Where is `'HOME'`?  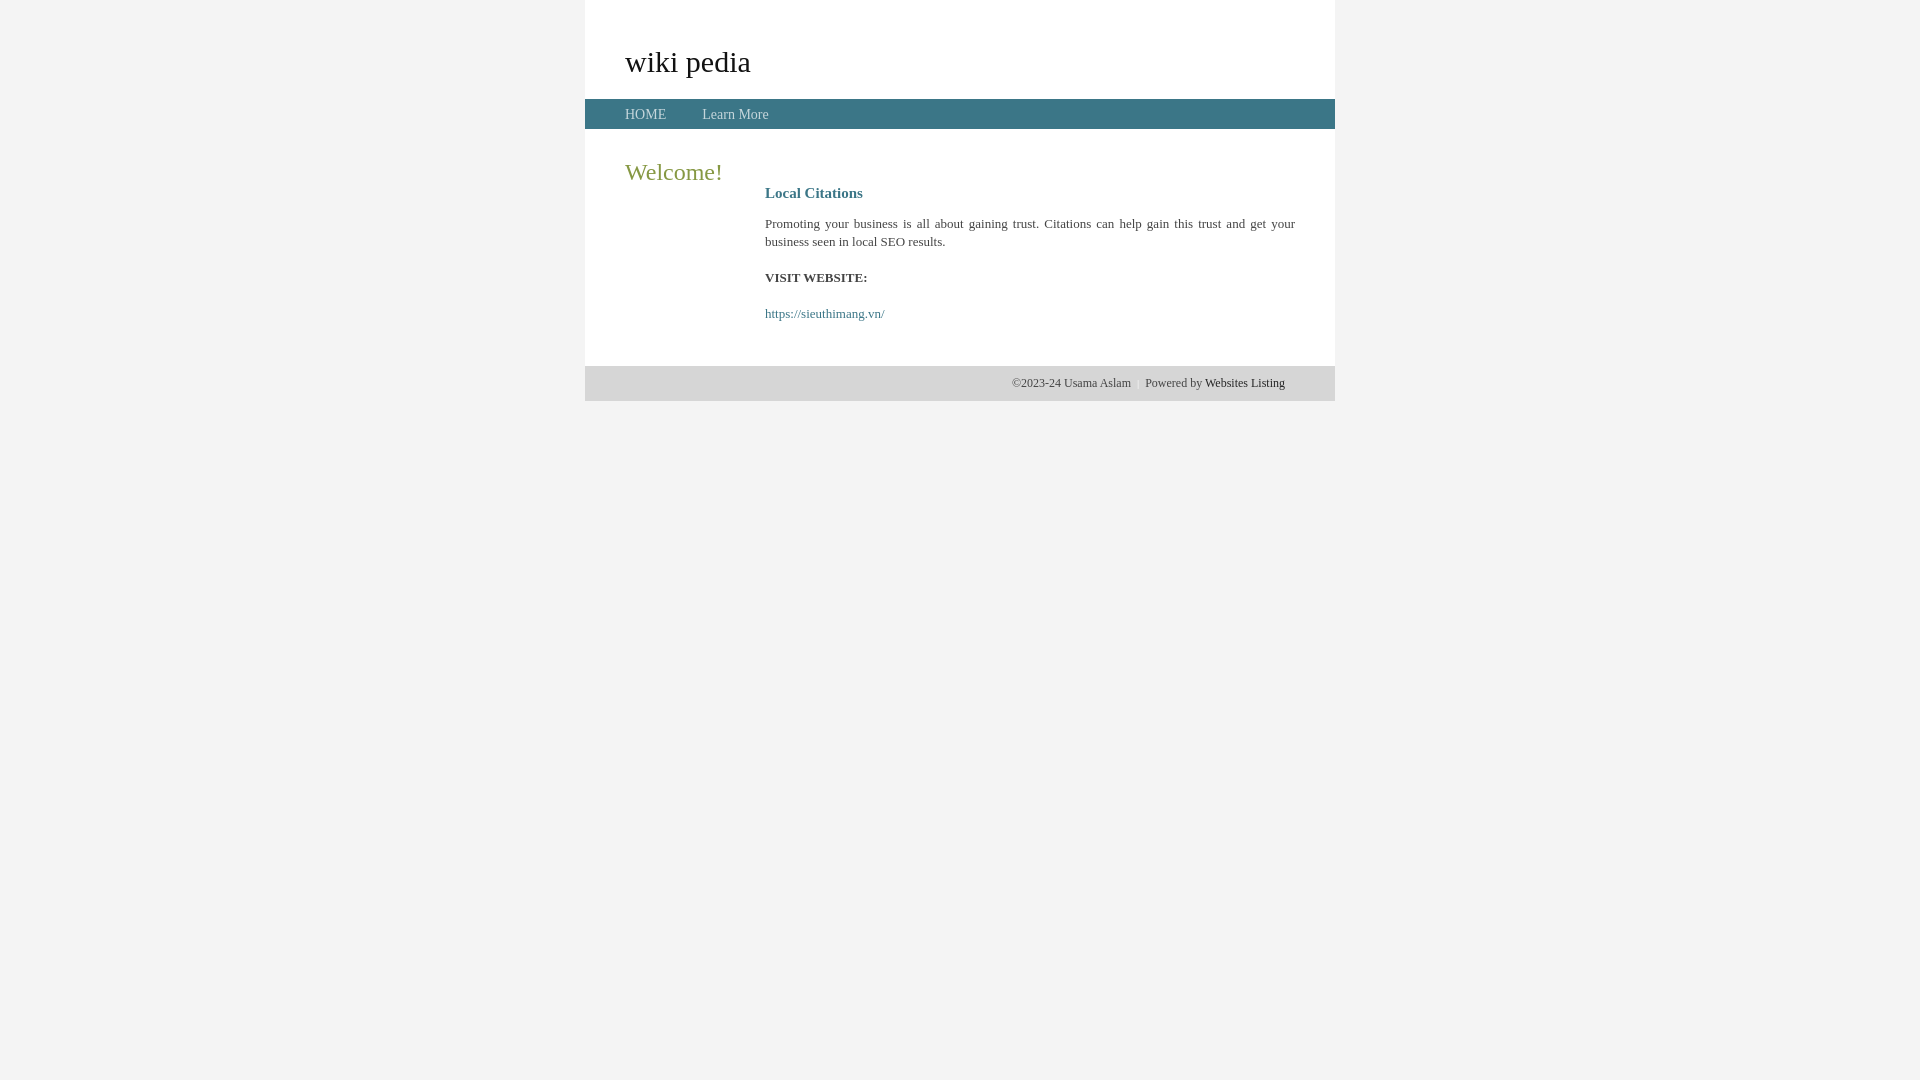 'HOME' is located at coordinates (645, 114).